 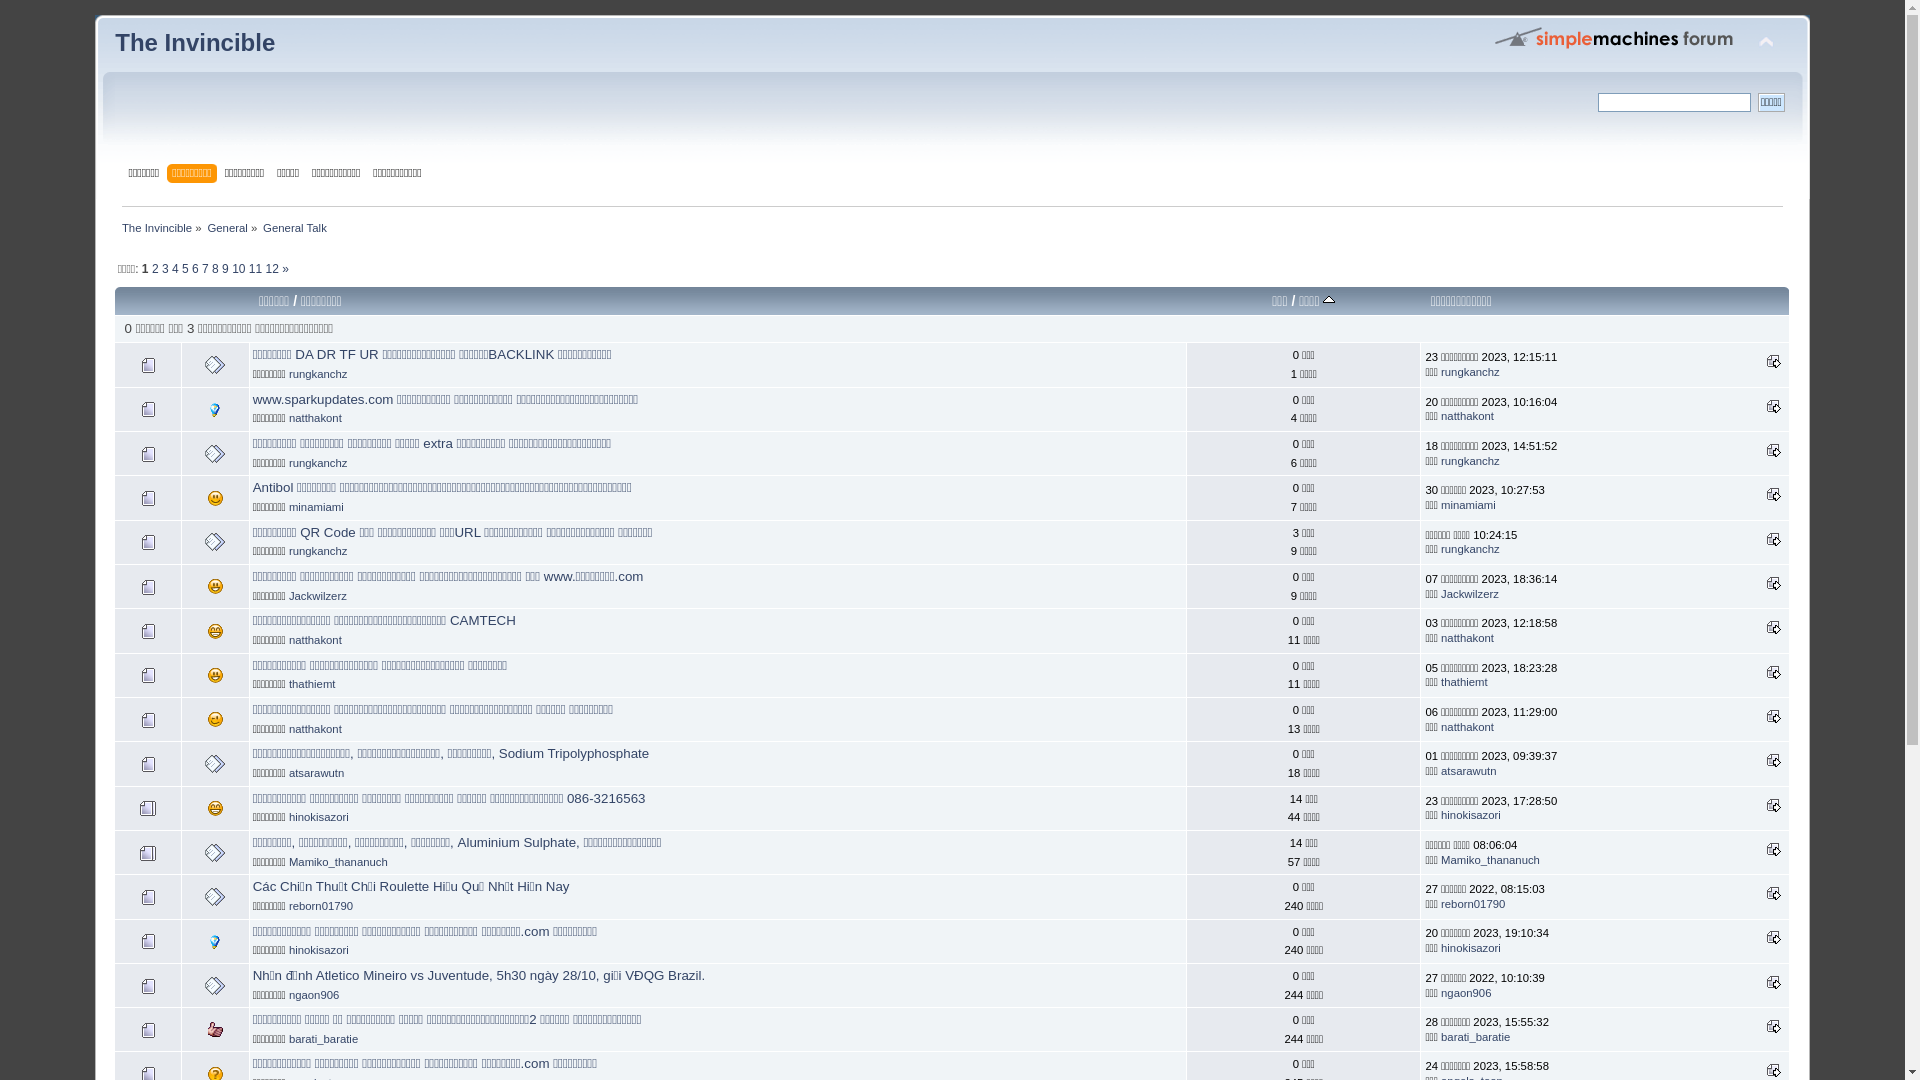 I want to click on 'rungkanchz', so click(x=1470, y=461).